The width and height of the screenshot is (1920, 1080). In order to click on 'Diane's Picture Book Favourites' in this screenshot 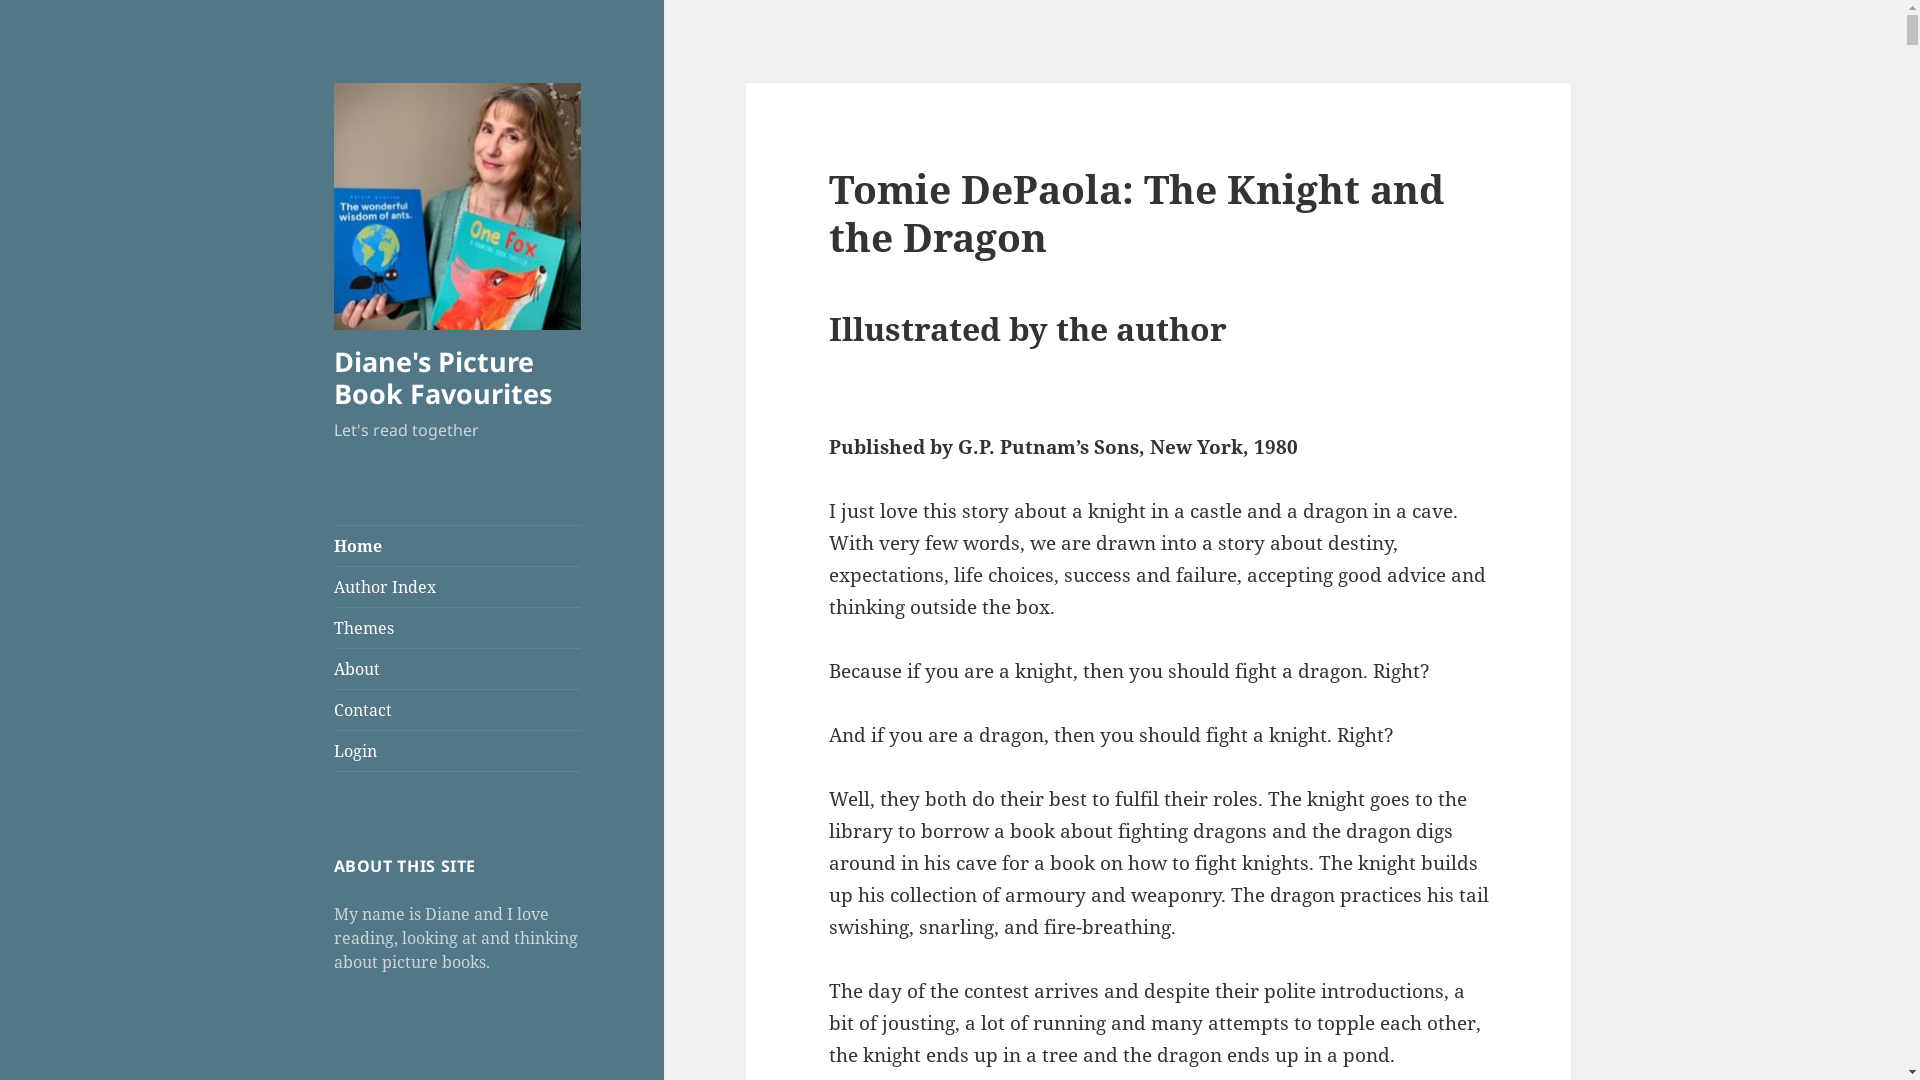, I will do `click(441, 377)`.